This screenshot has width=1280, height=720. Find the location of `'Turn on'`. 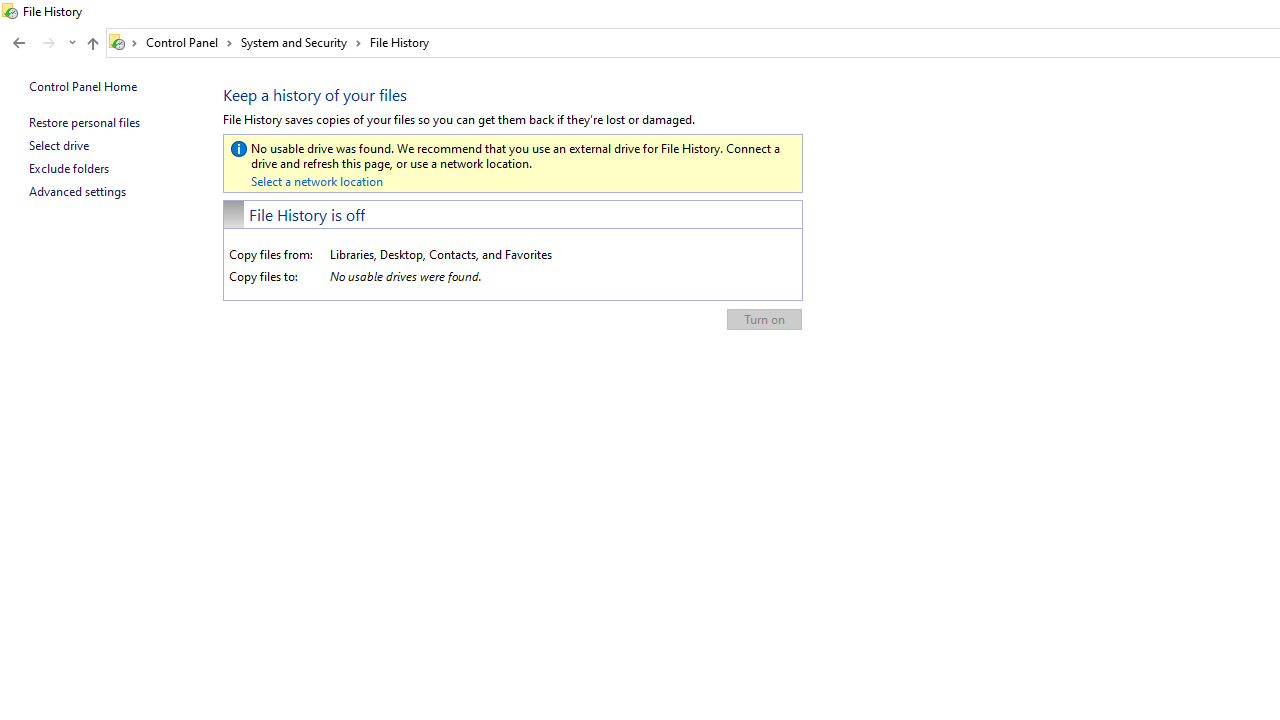

'Turn on' is located at coordinates (763, 318).